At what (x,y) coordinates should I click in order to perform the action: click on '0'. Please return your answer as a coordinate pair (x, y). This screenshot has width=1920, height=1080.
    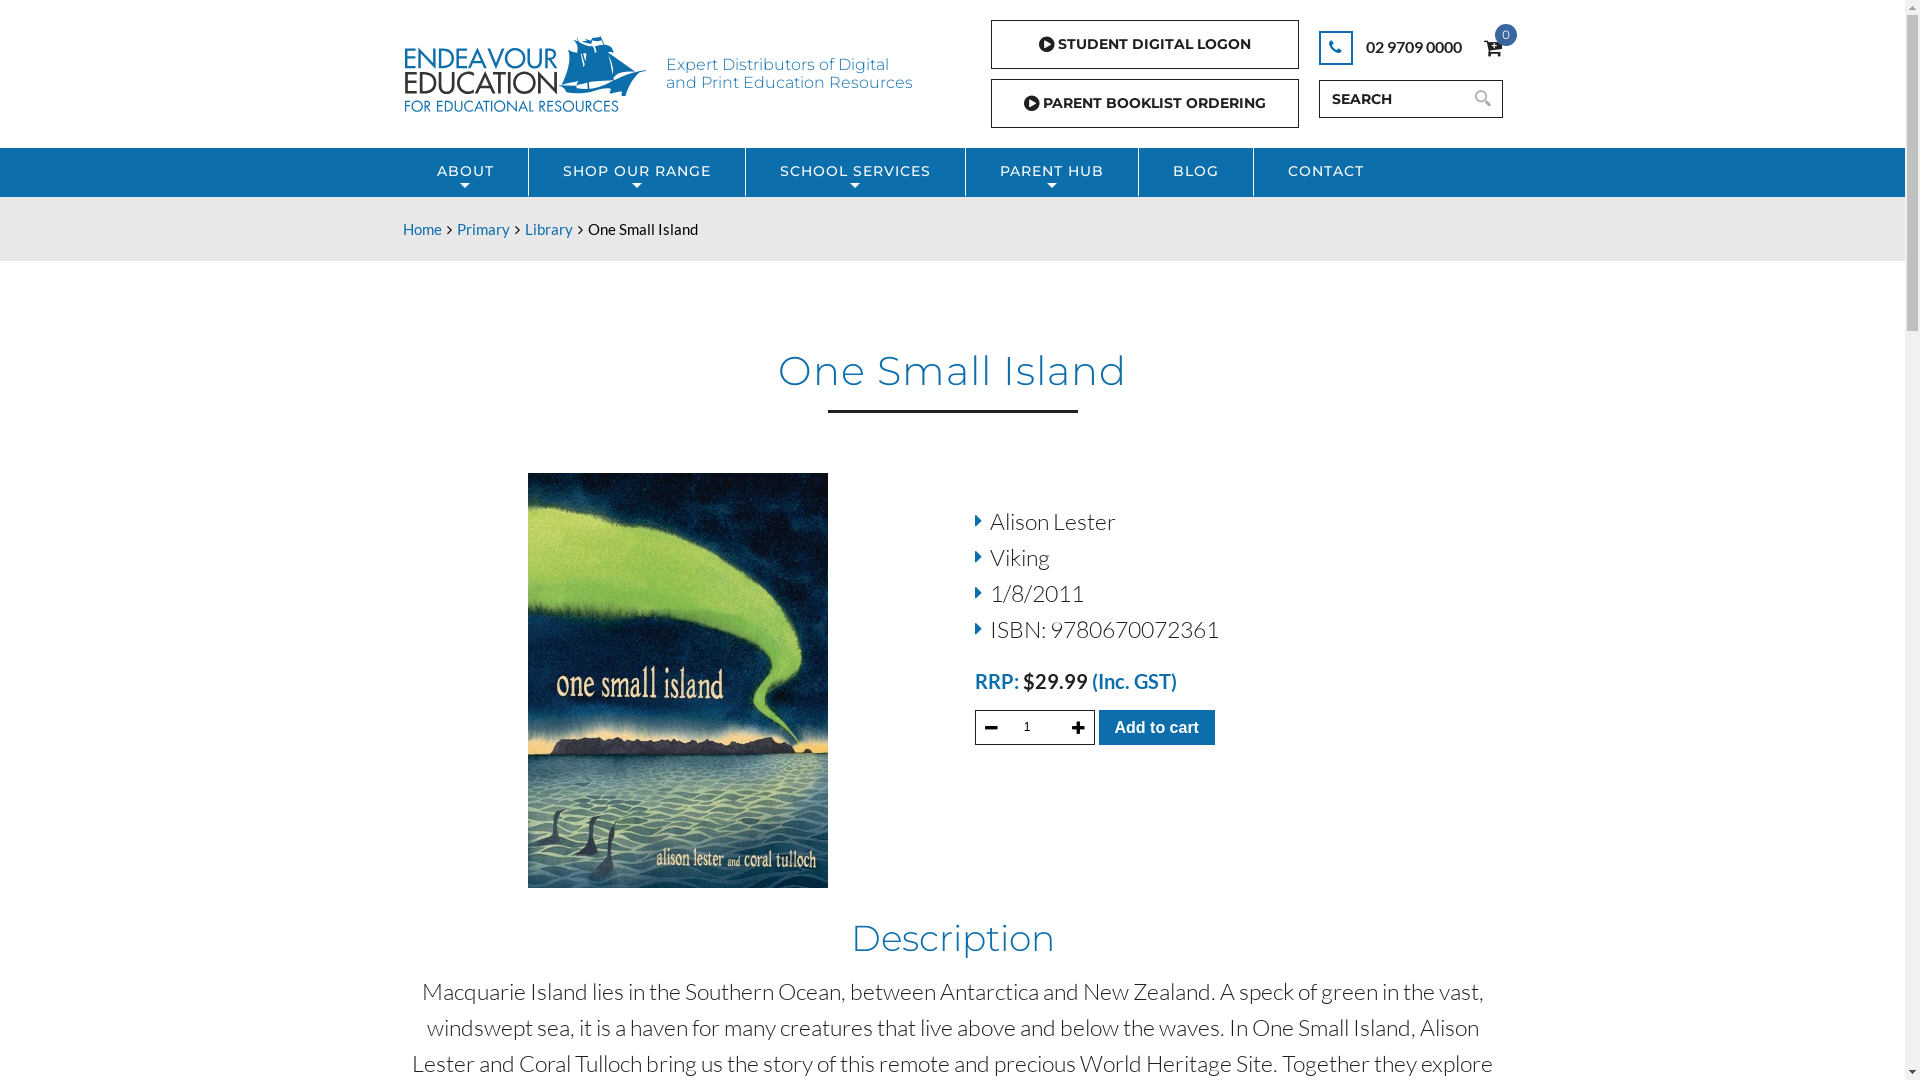
    Looking at the image, I should click on (1493, 46).